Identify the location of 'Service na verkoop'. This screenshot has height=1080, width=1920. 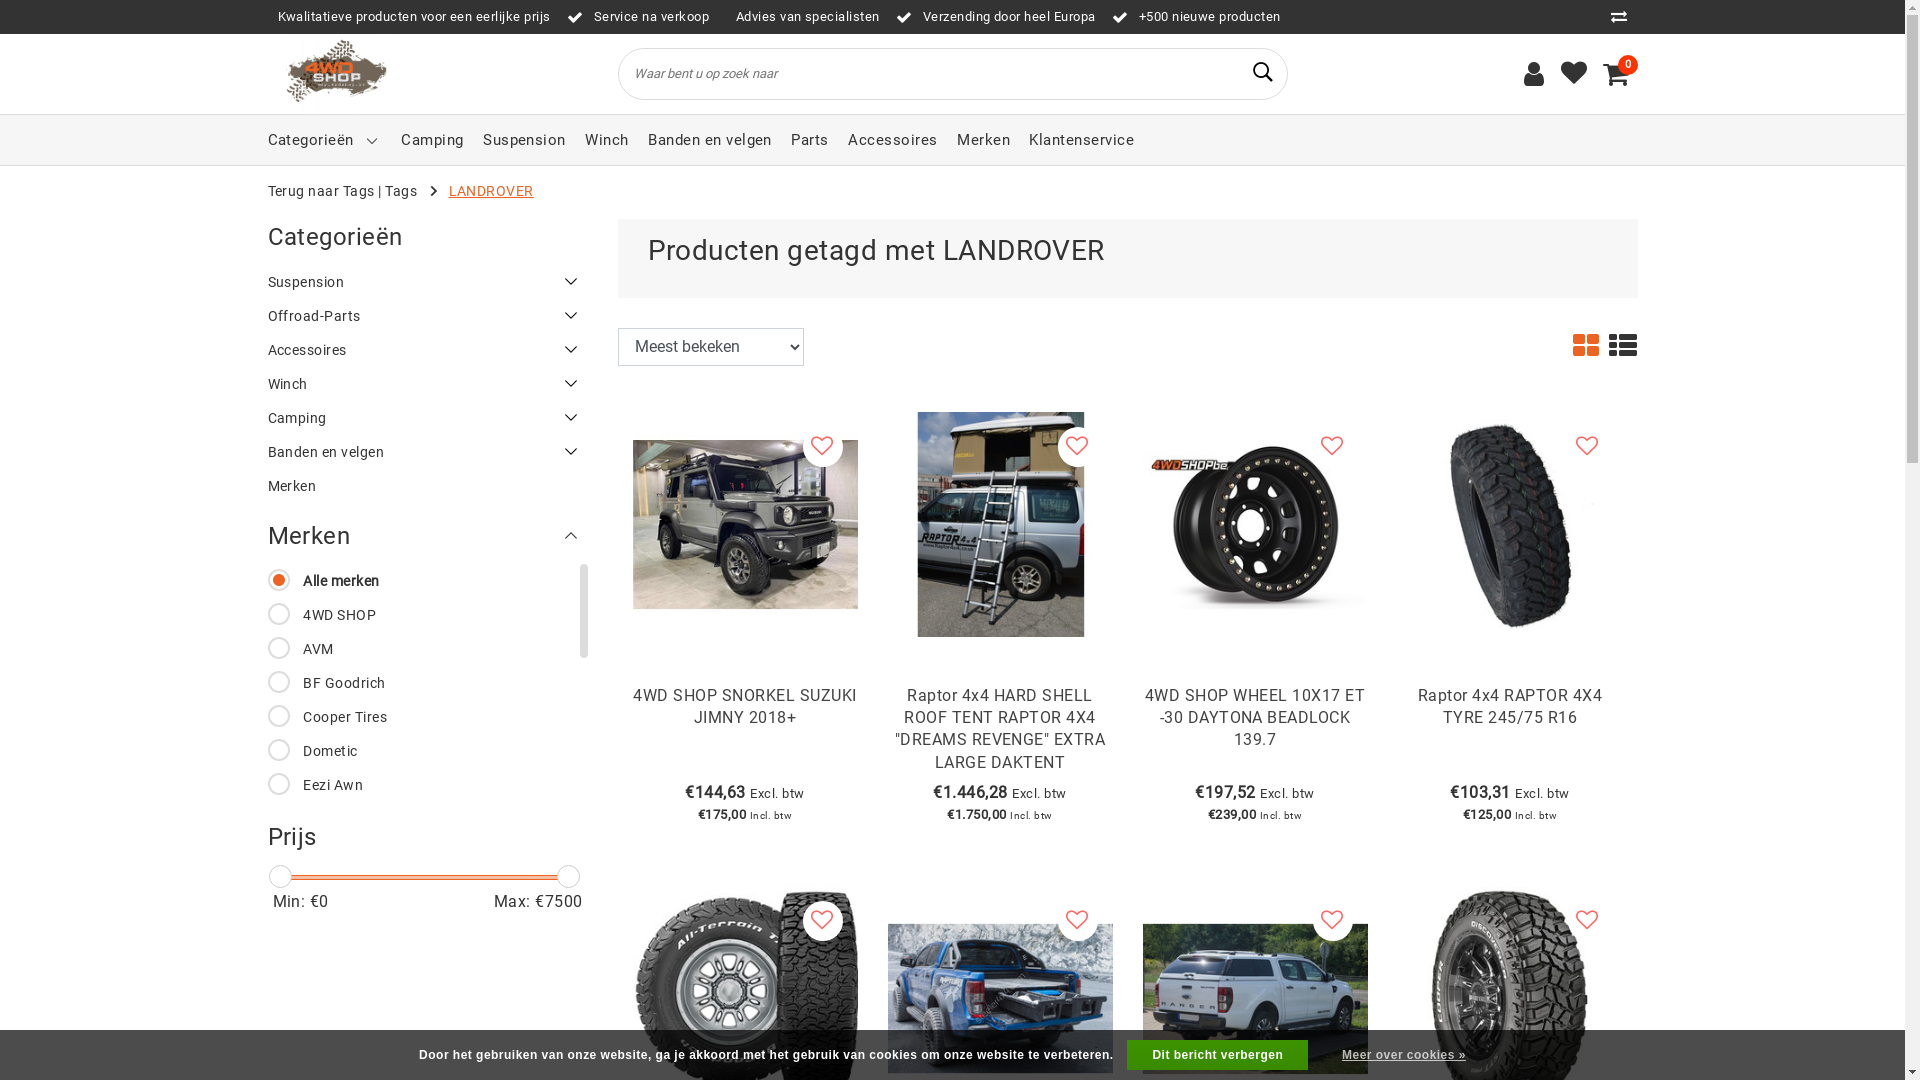
(637, 16).